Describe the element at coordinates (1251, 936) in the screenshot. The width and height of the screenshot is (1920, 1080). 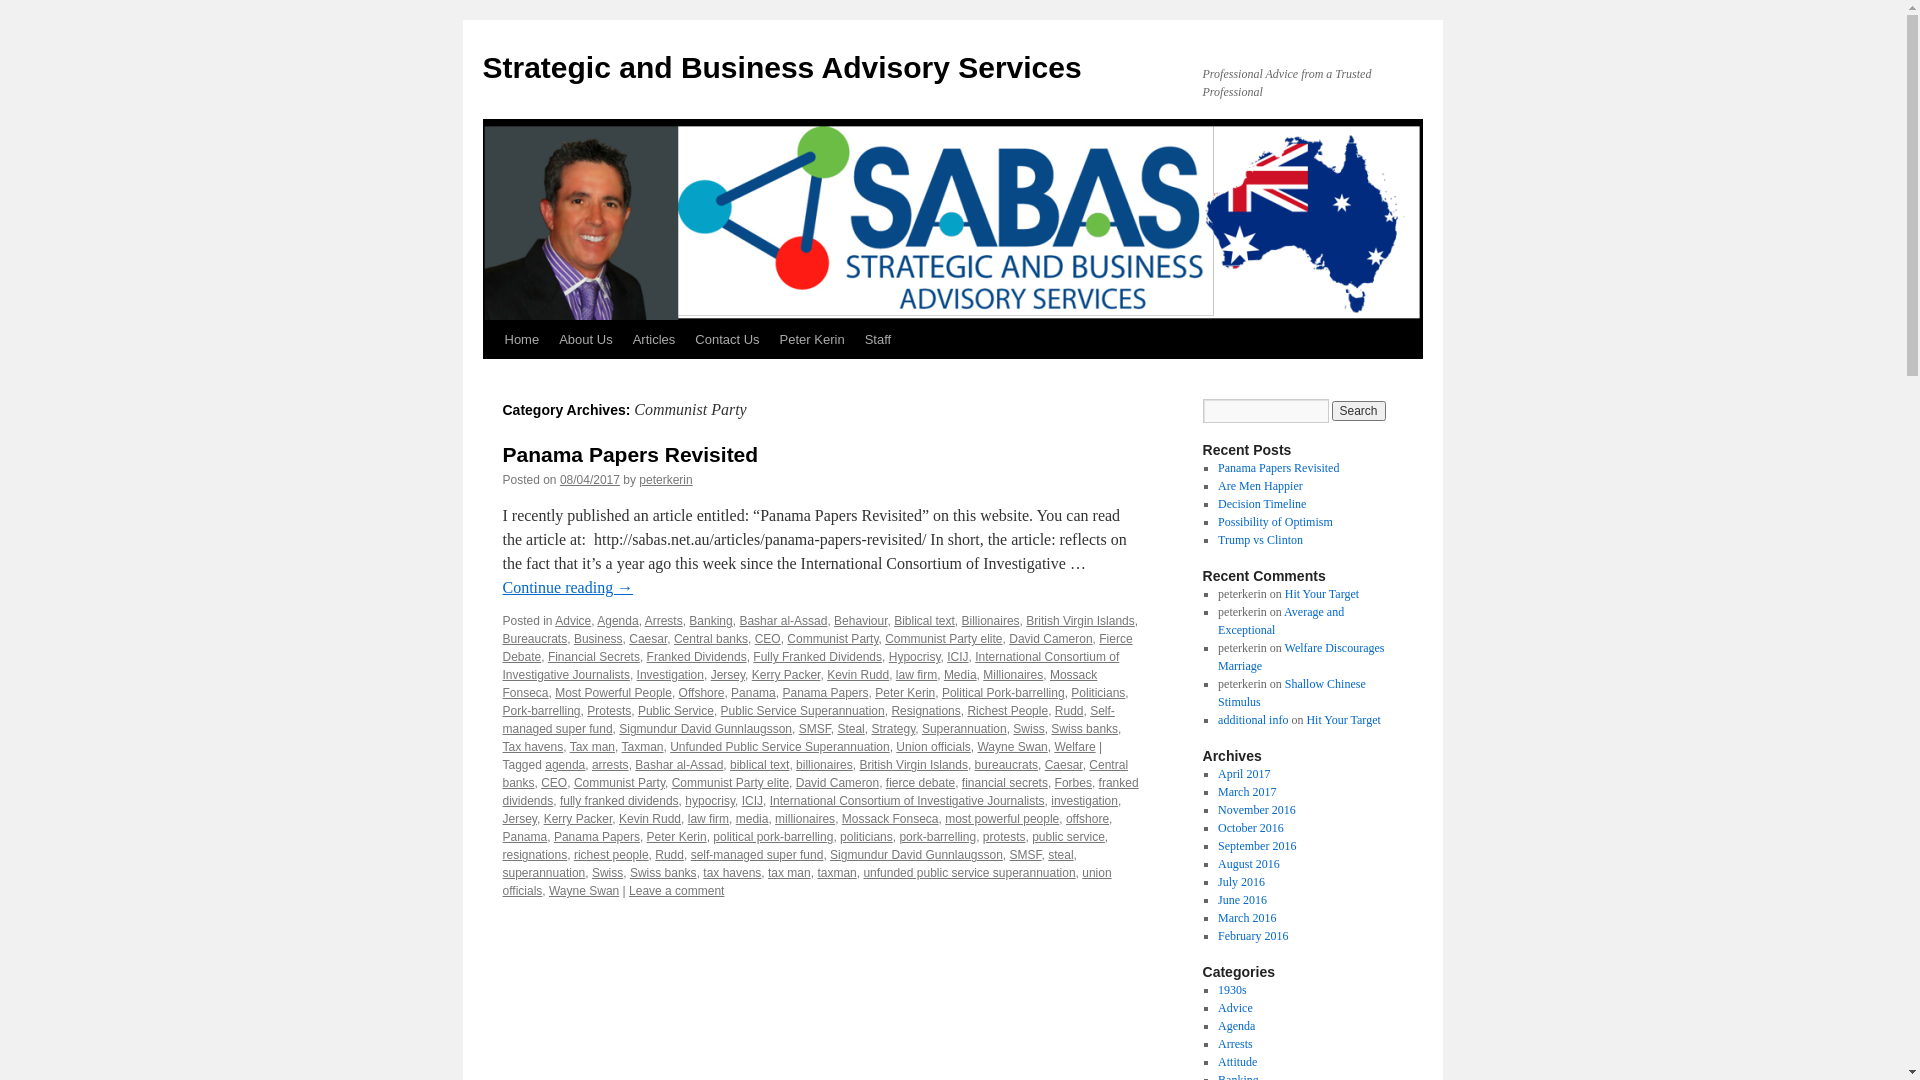
I see `'February 2016'` at that location.